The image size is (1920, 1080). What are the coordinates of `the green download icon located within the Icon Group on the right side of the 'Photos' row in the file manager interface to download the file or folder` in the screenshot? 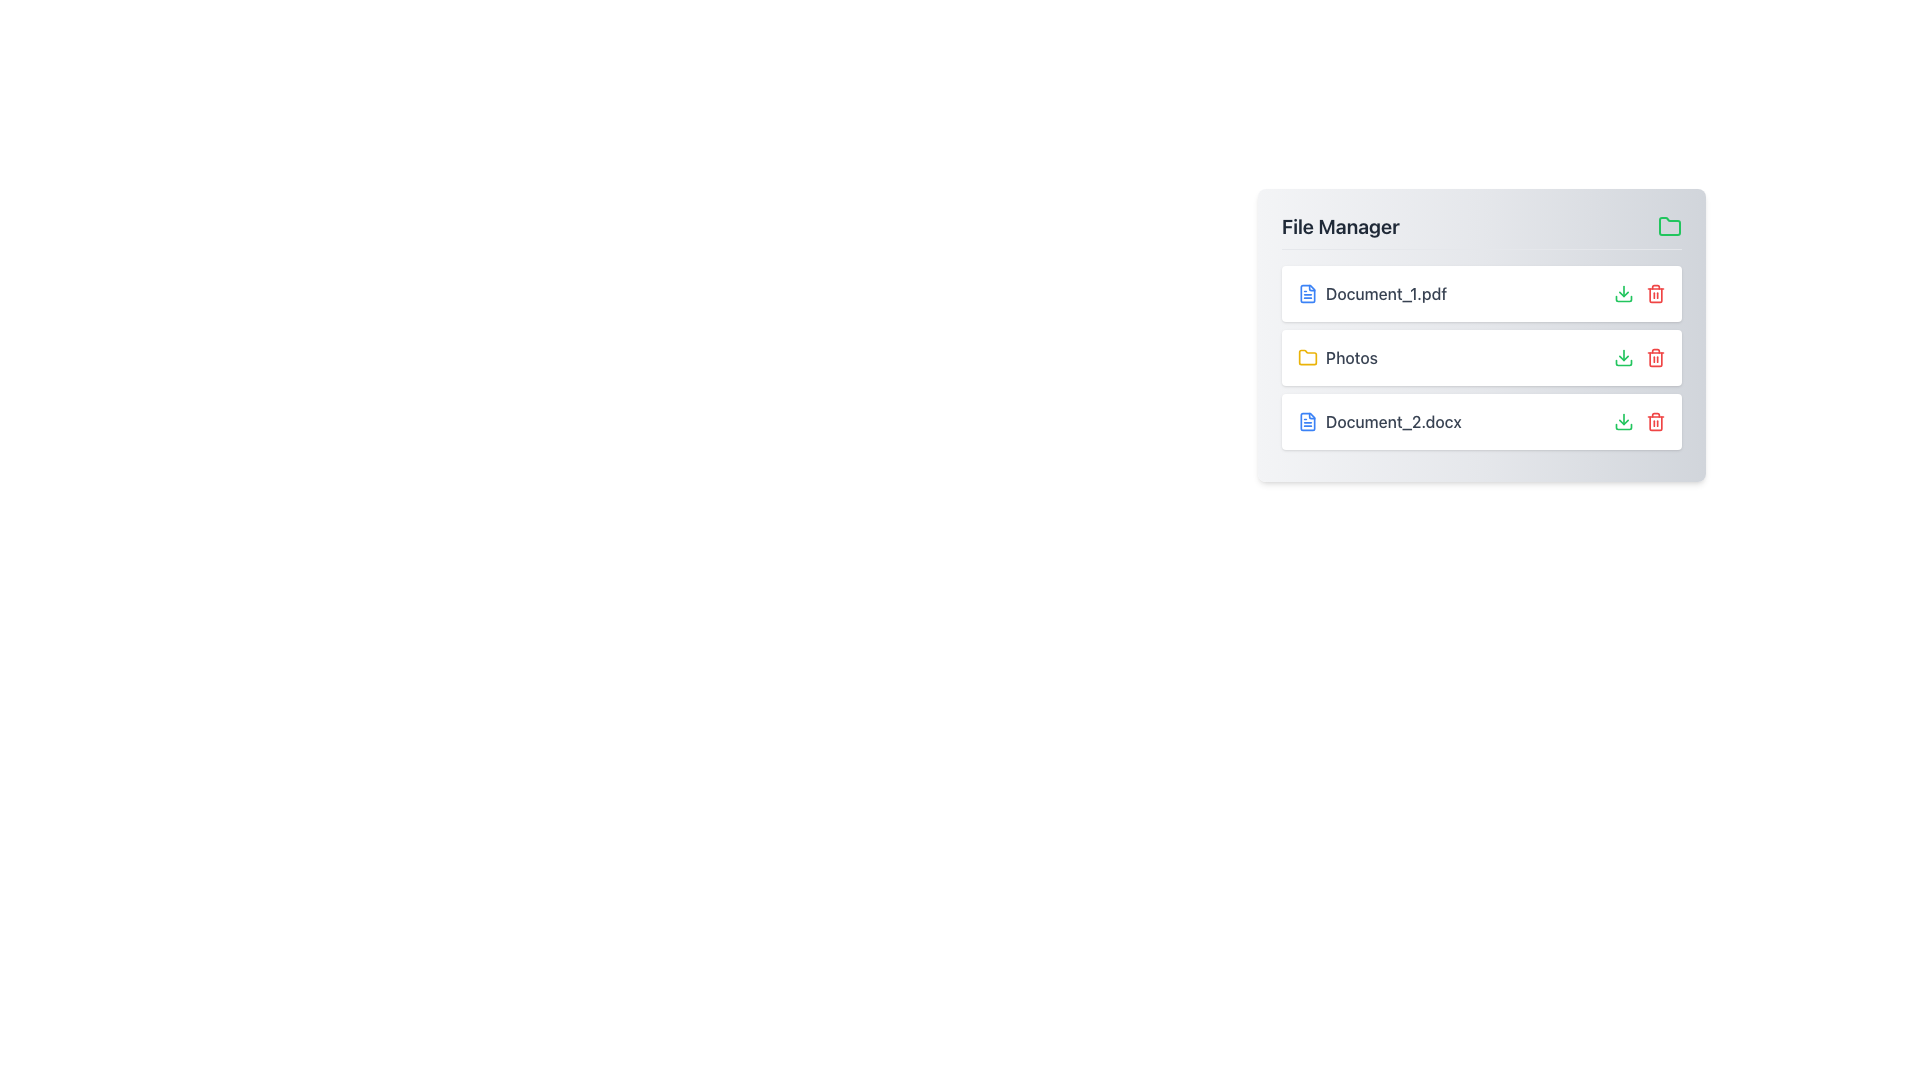 It's located at (1640, 357).